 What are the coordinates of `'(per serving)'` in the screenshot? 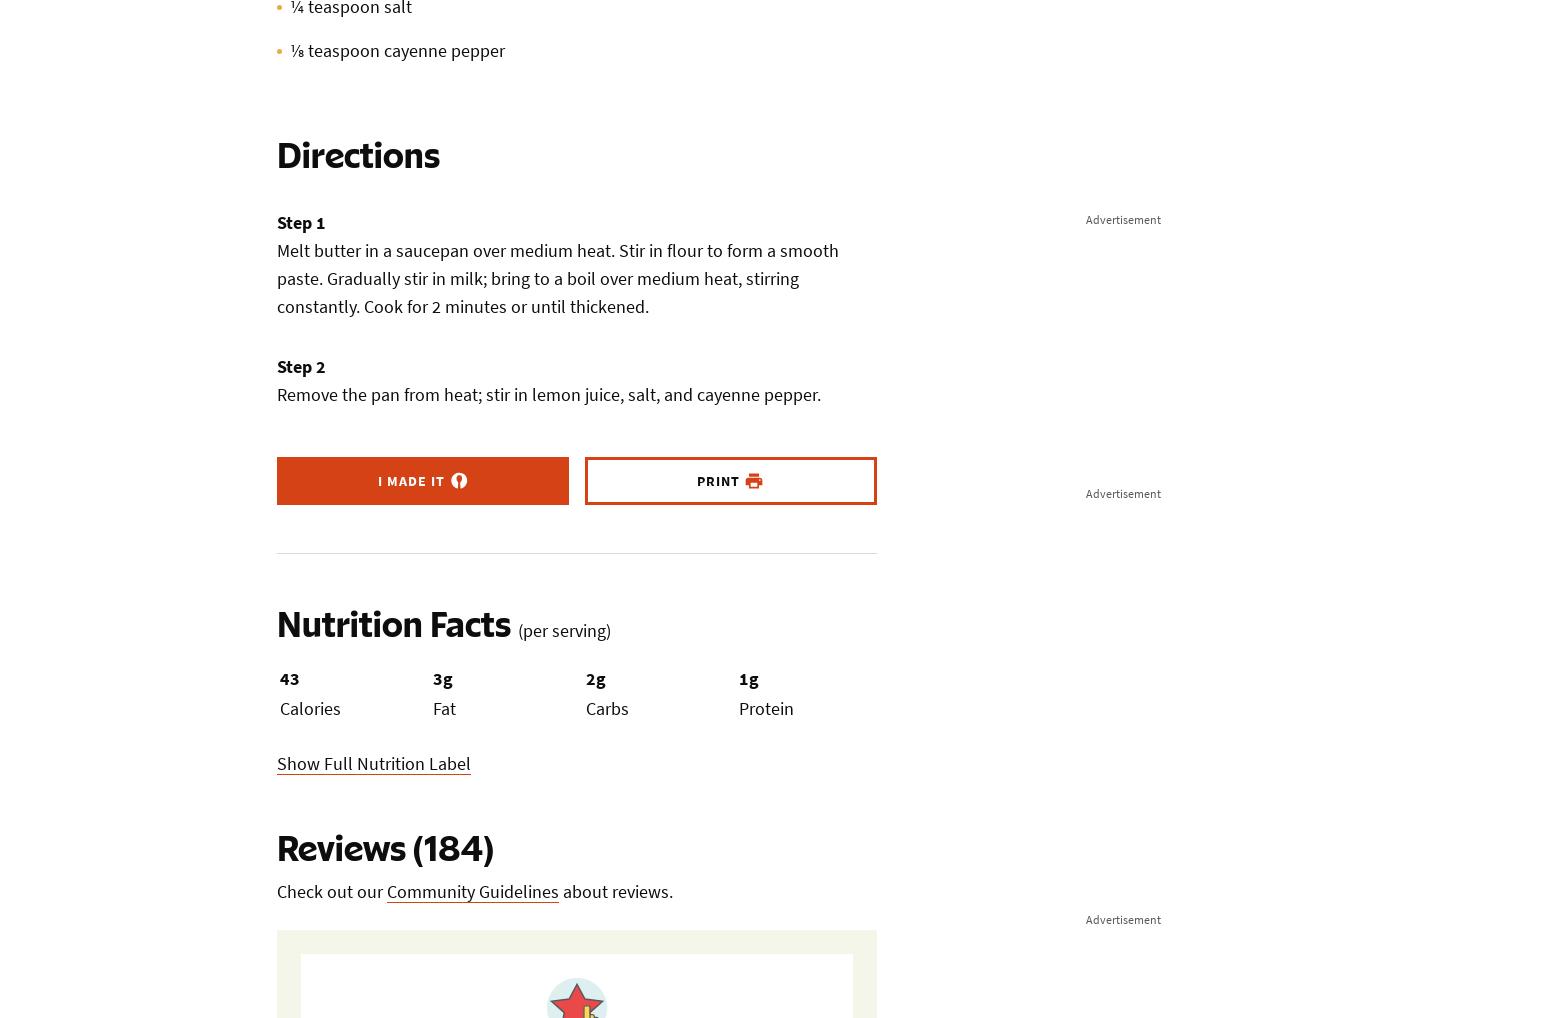 It's located at (564, 629).